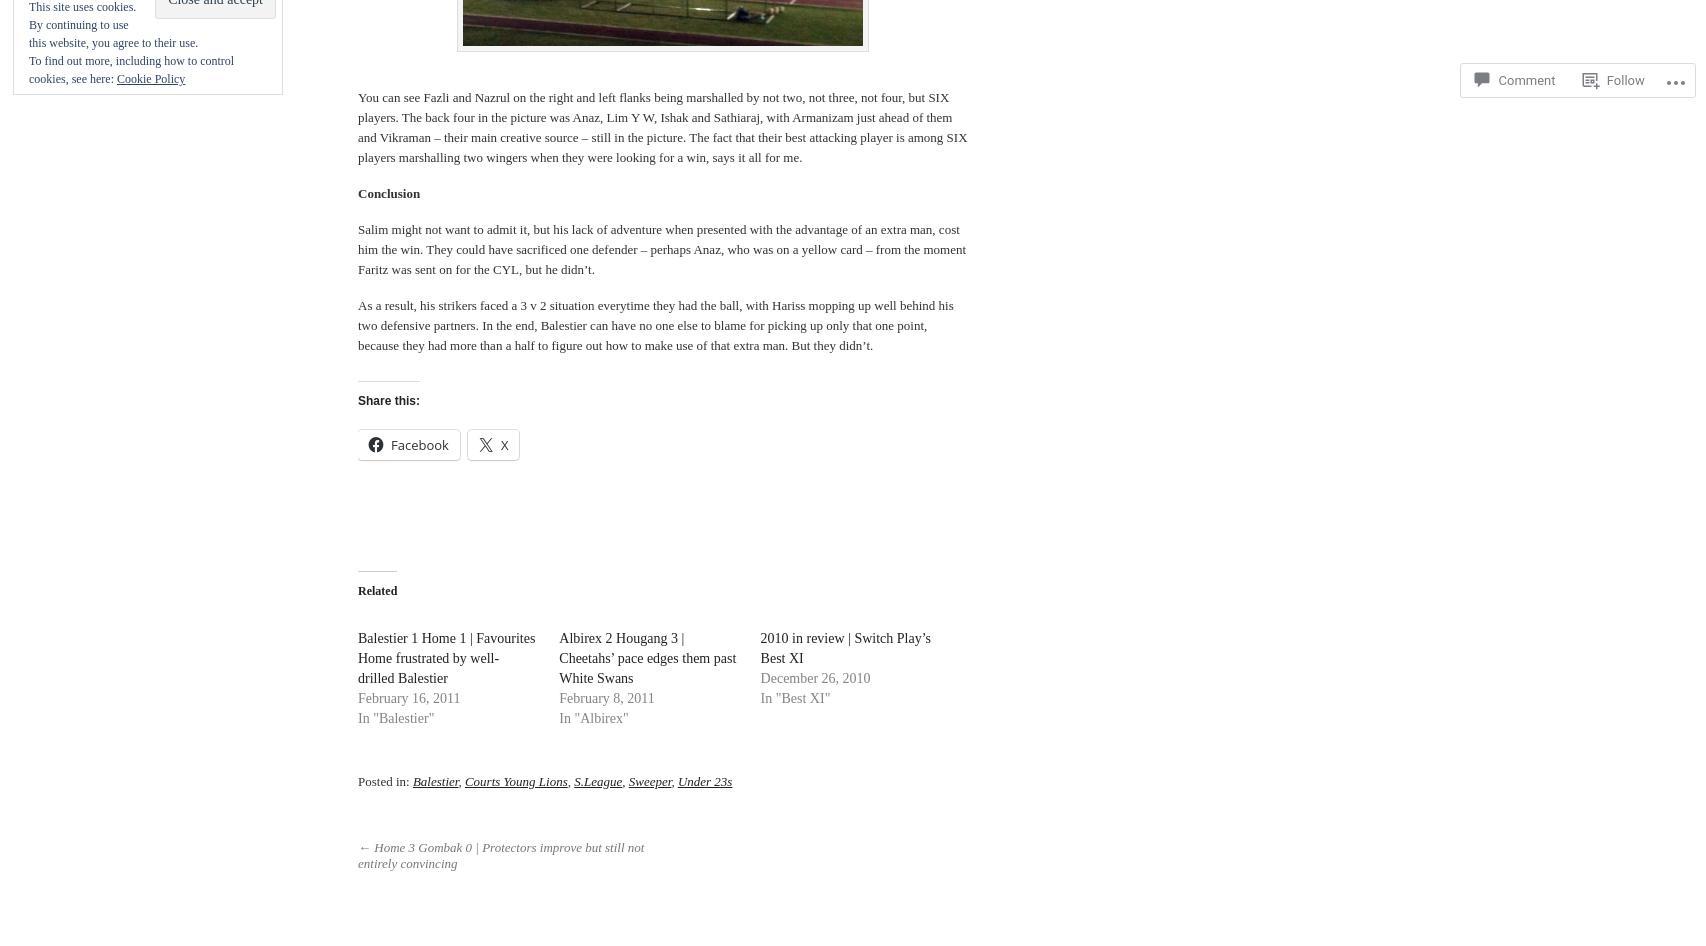 The height and width of the screenshot is (946, 1706). I want to click on 'Posted in:', so click(385, 779).